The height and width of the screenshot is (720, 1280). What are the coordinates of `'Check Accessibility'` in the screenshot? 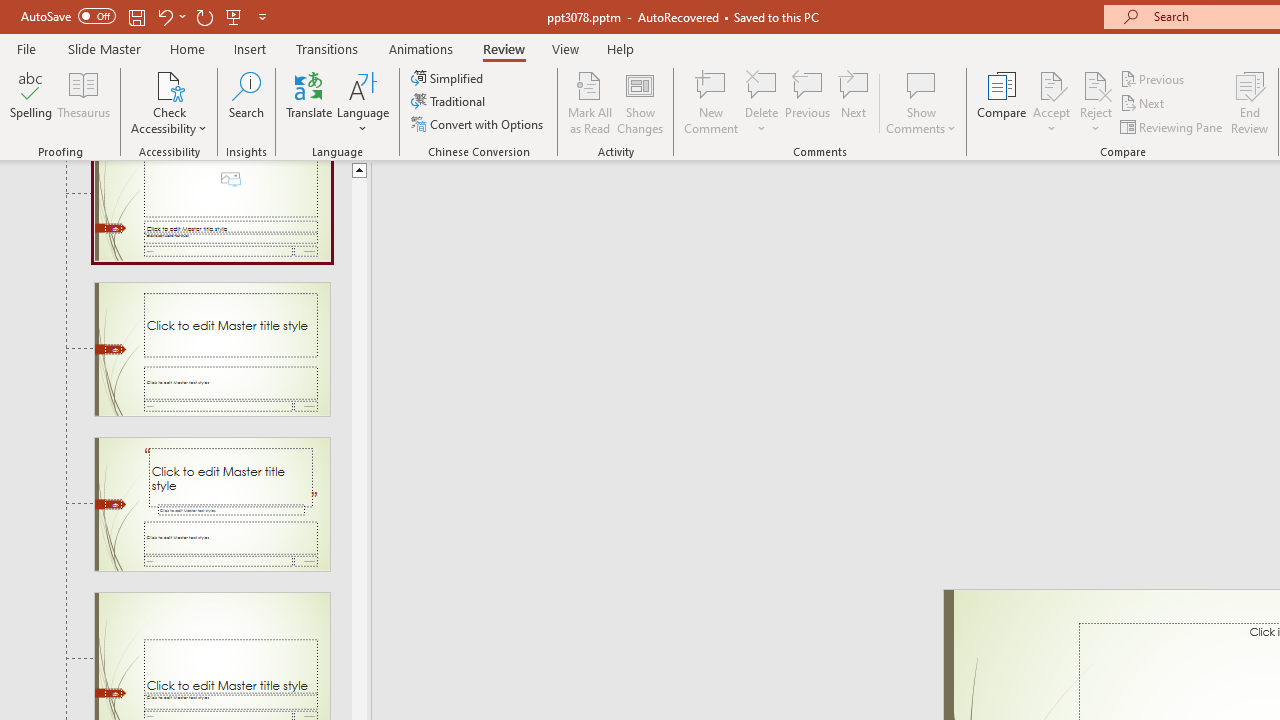 It's located at (169, 103).